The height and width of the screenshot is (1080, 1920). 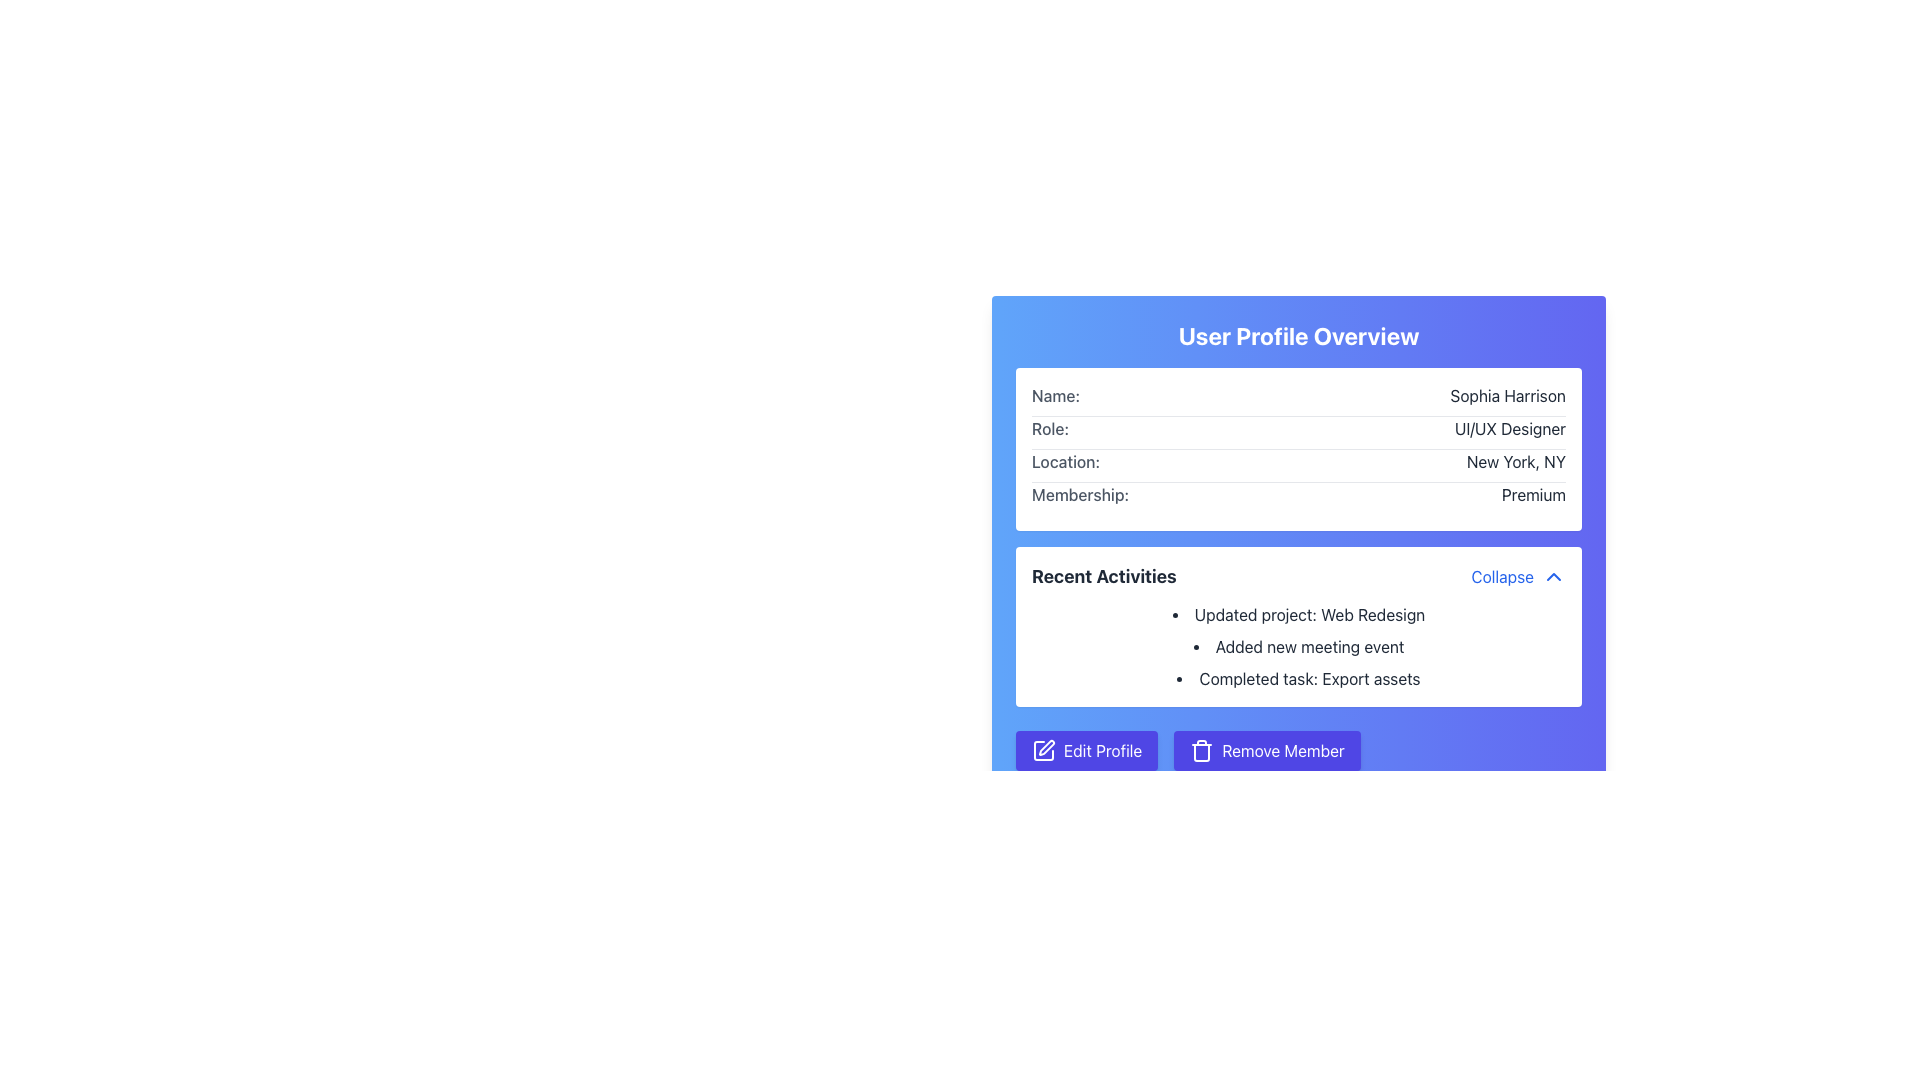 I want to click on text label that displays 'Role:' located in the user profile overview section of the profile card, so click(x=1049, y=427).